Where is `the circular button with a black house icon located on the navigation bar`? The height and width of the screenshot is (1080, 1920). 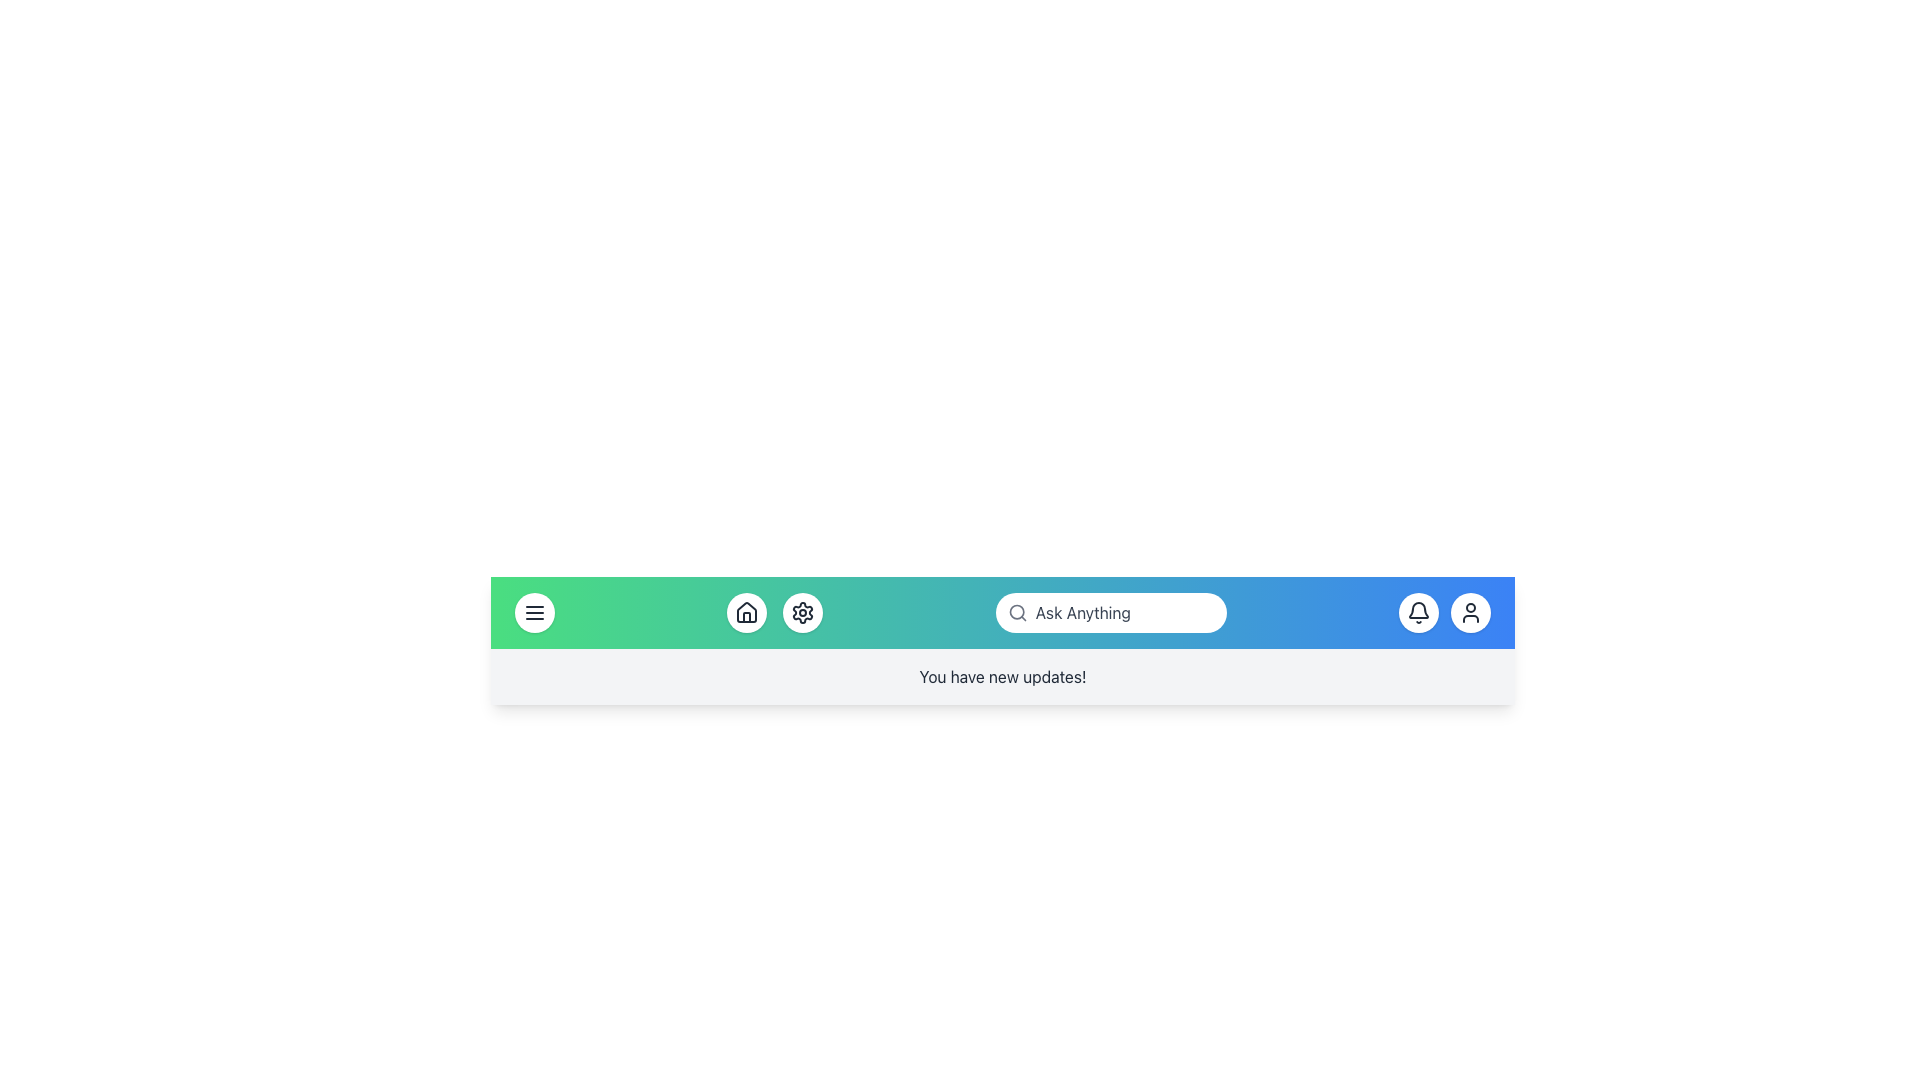 the circular button with a black house icon located on the navigation bar is located at coordinates (746, 612).